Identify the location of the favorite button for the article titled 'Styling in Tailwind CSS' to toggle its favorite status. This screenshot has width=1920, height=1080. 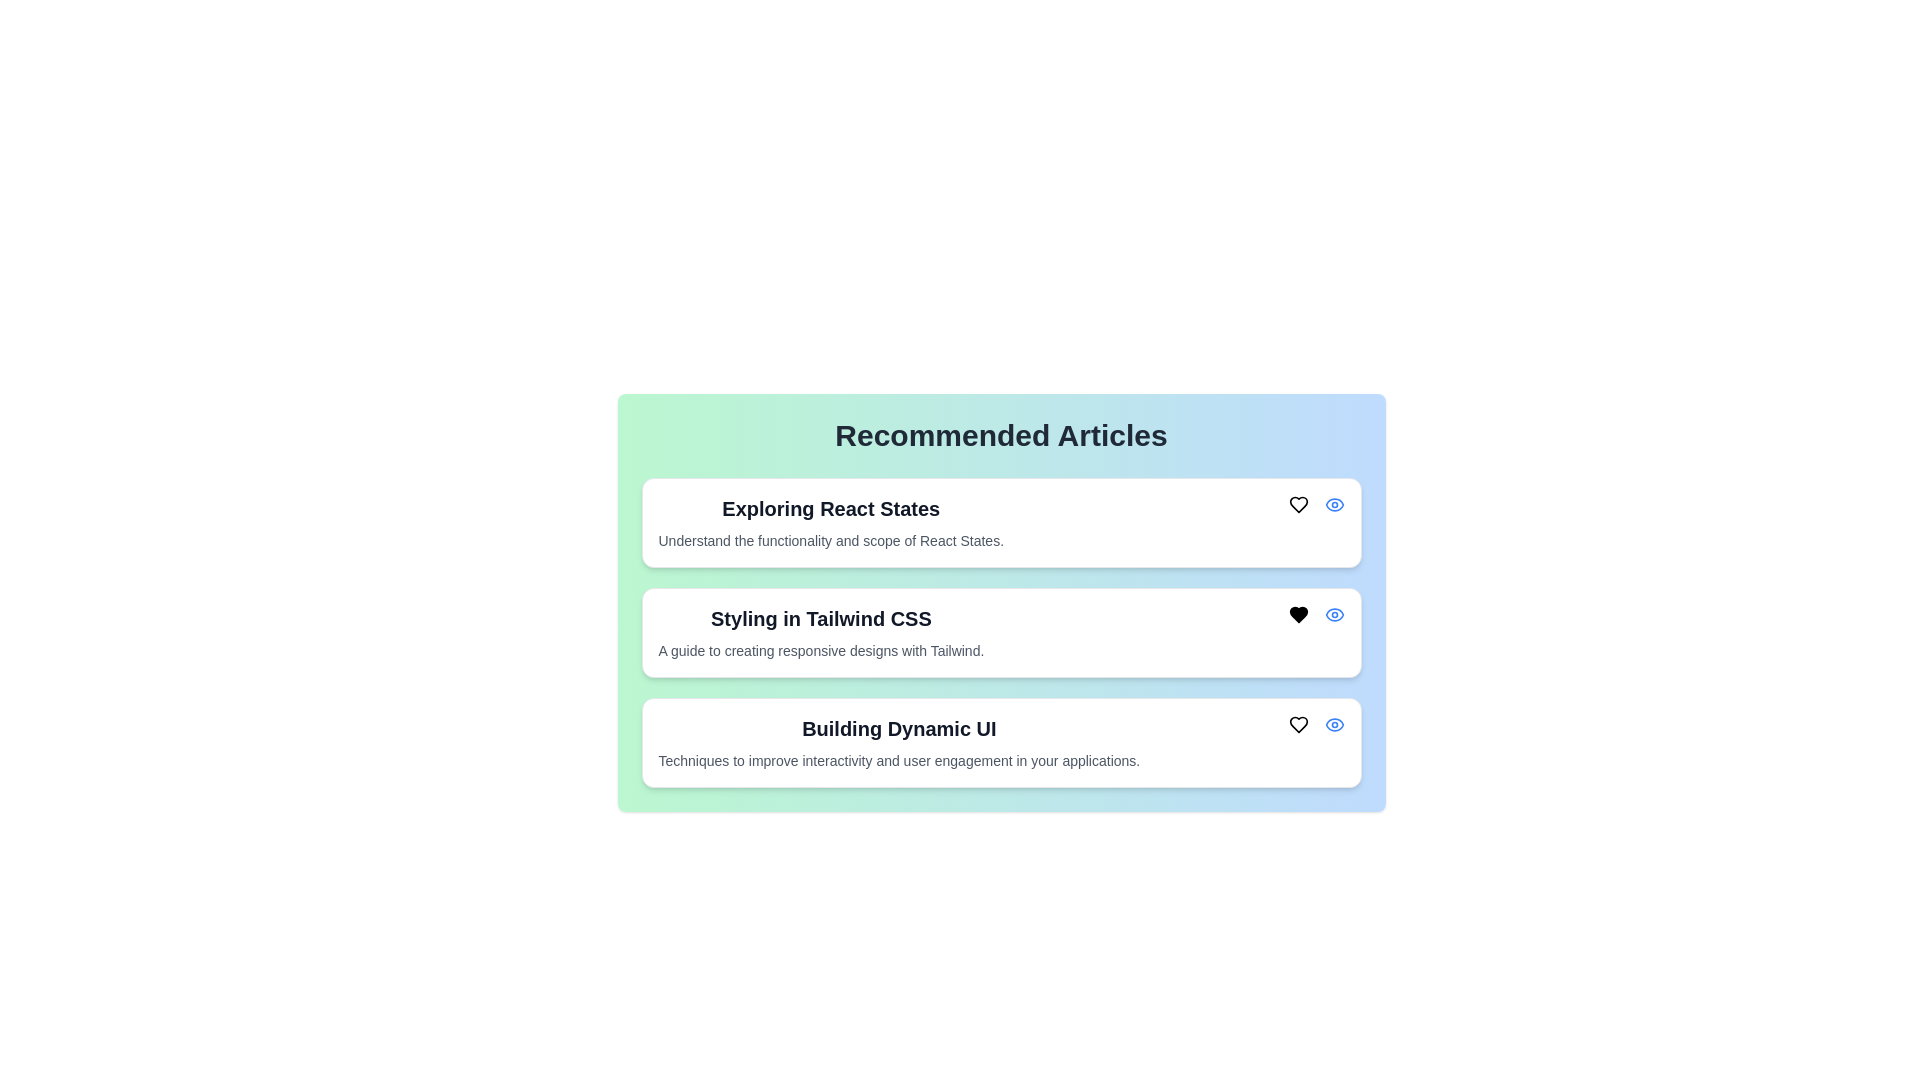
(1298, 613).